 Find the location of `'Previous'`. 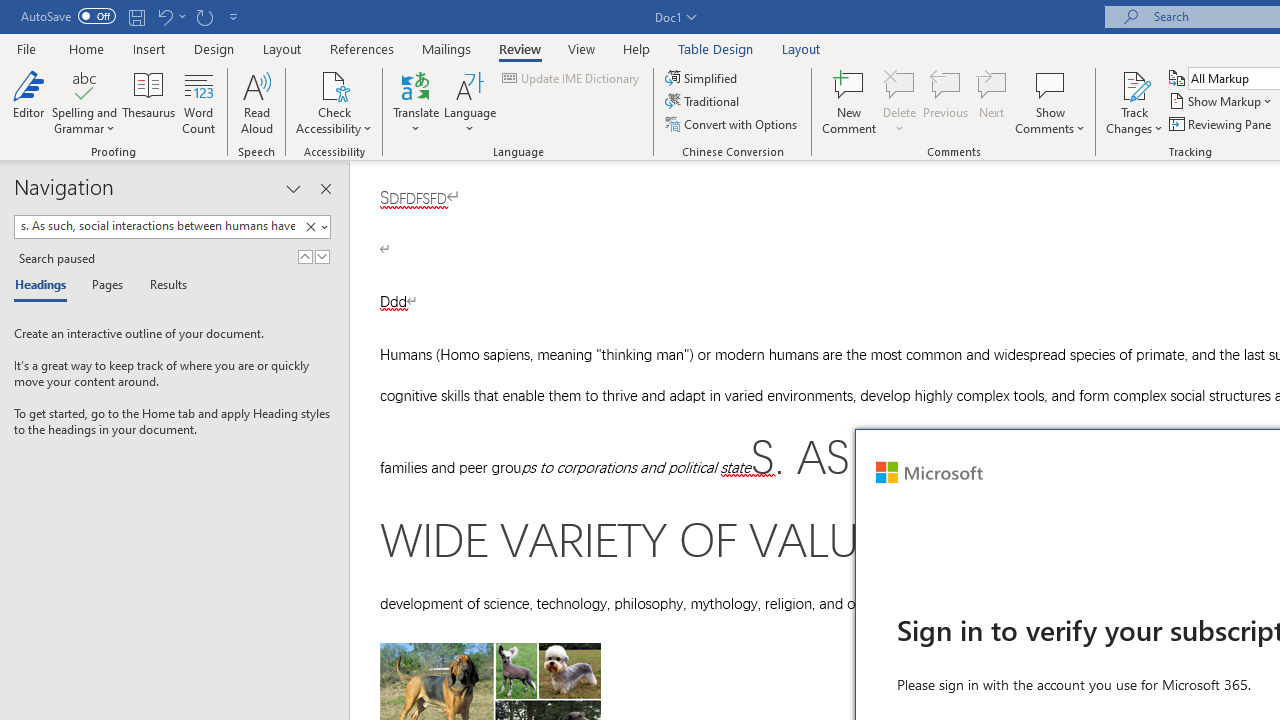

'Previous' is located at coordinates (945, 103).